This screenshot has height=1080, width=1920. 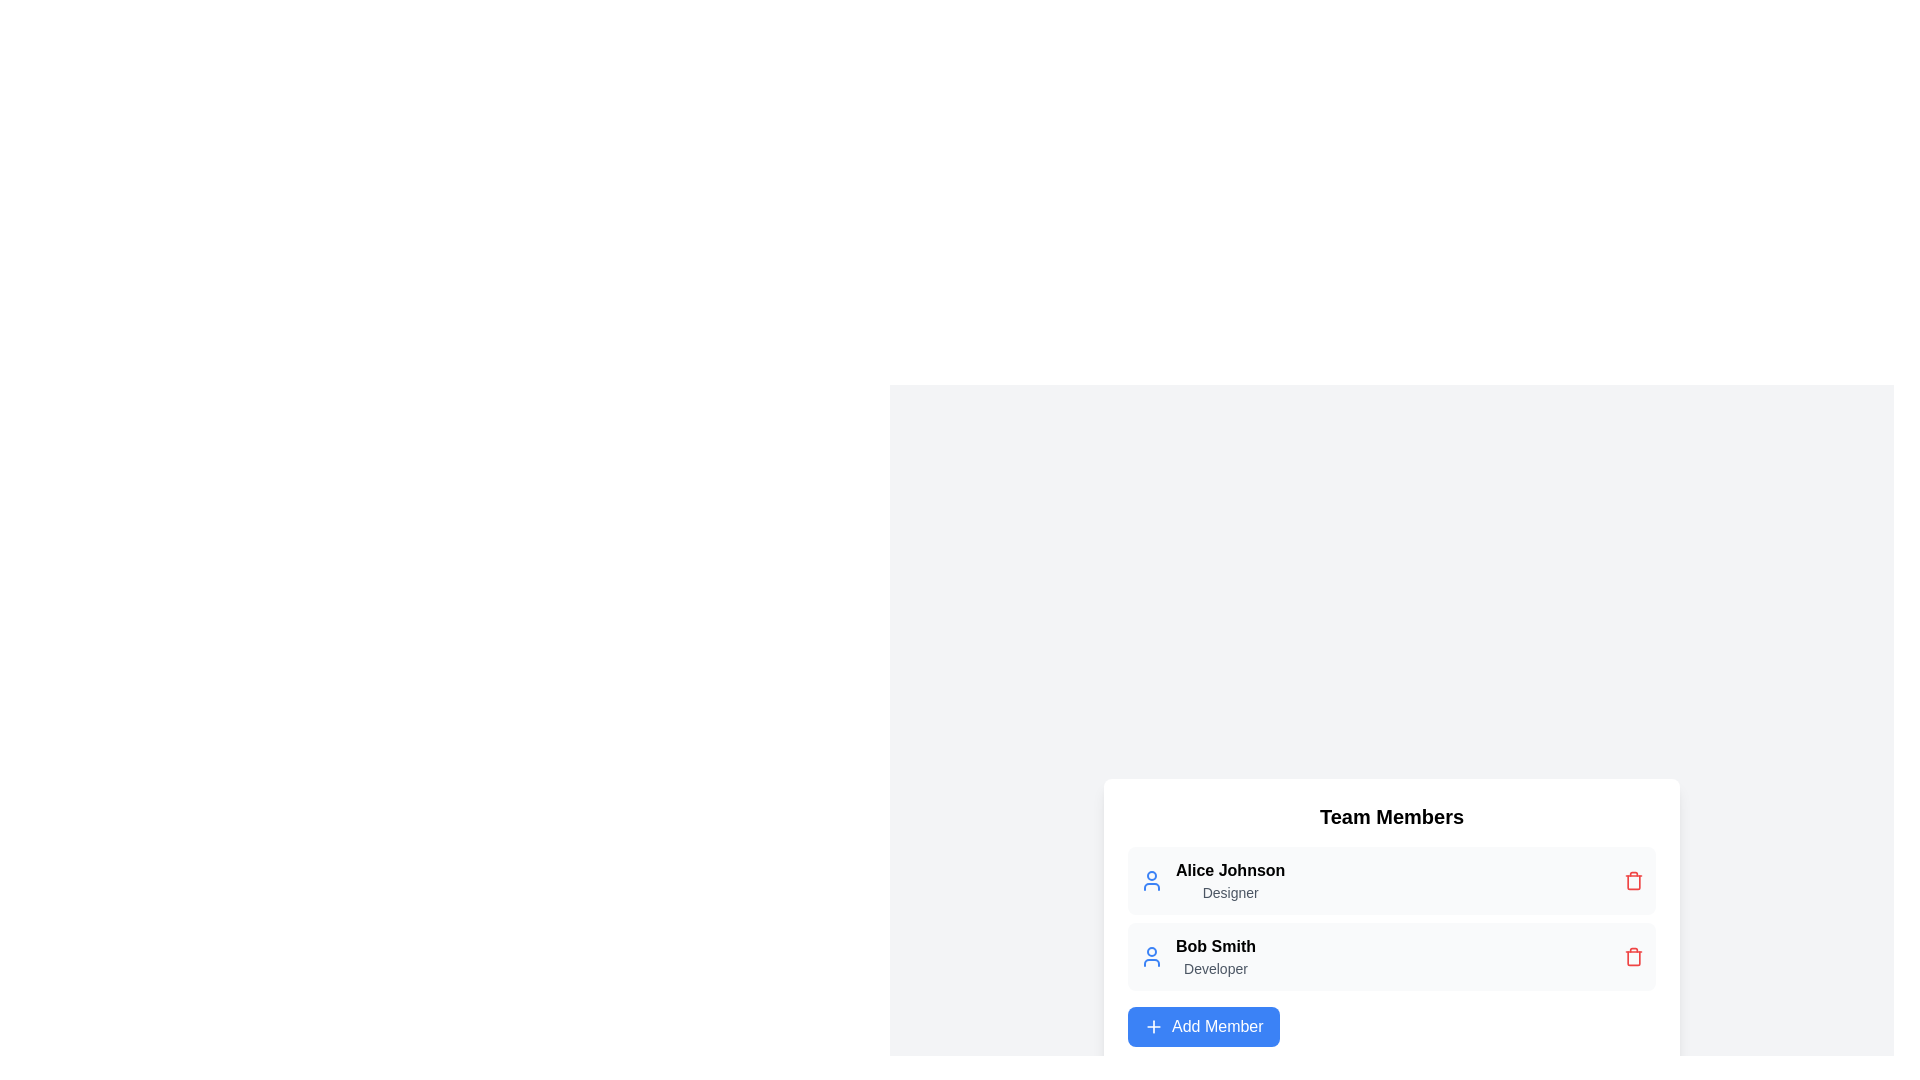 I want to click on the text label displaying 'Designer' in a smaller, gray font located in the 'Team Members' section beneath 'Alice Johnson', so click(x=1229, y=892).